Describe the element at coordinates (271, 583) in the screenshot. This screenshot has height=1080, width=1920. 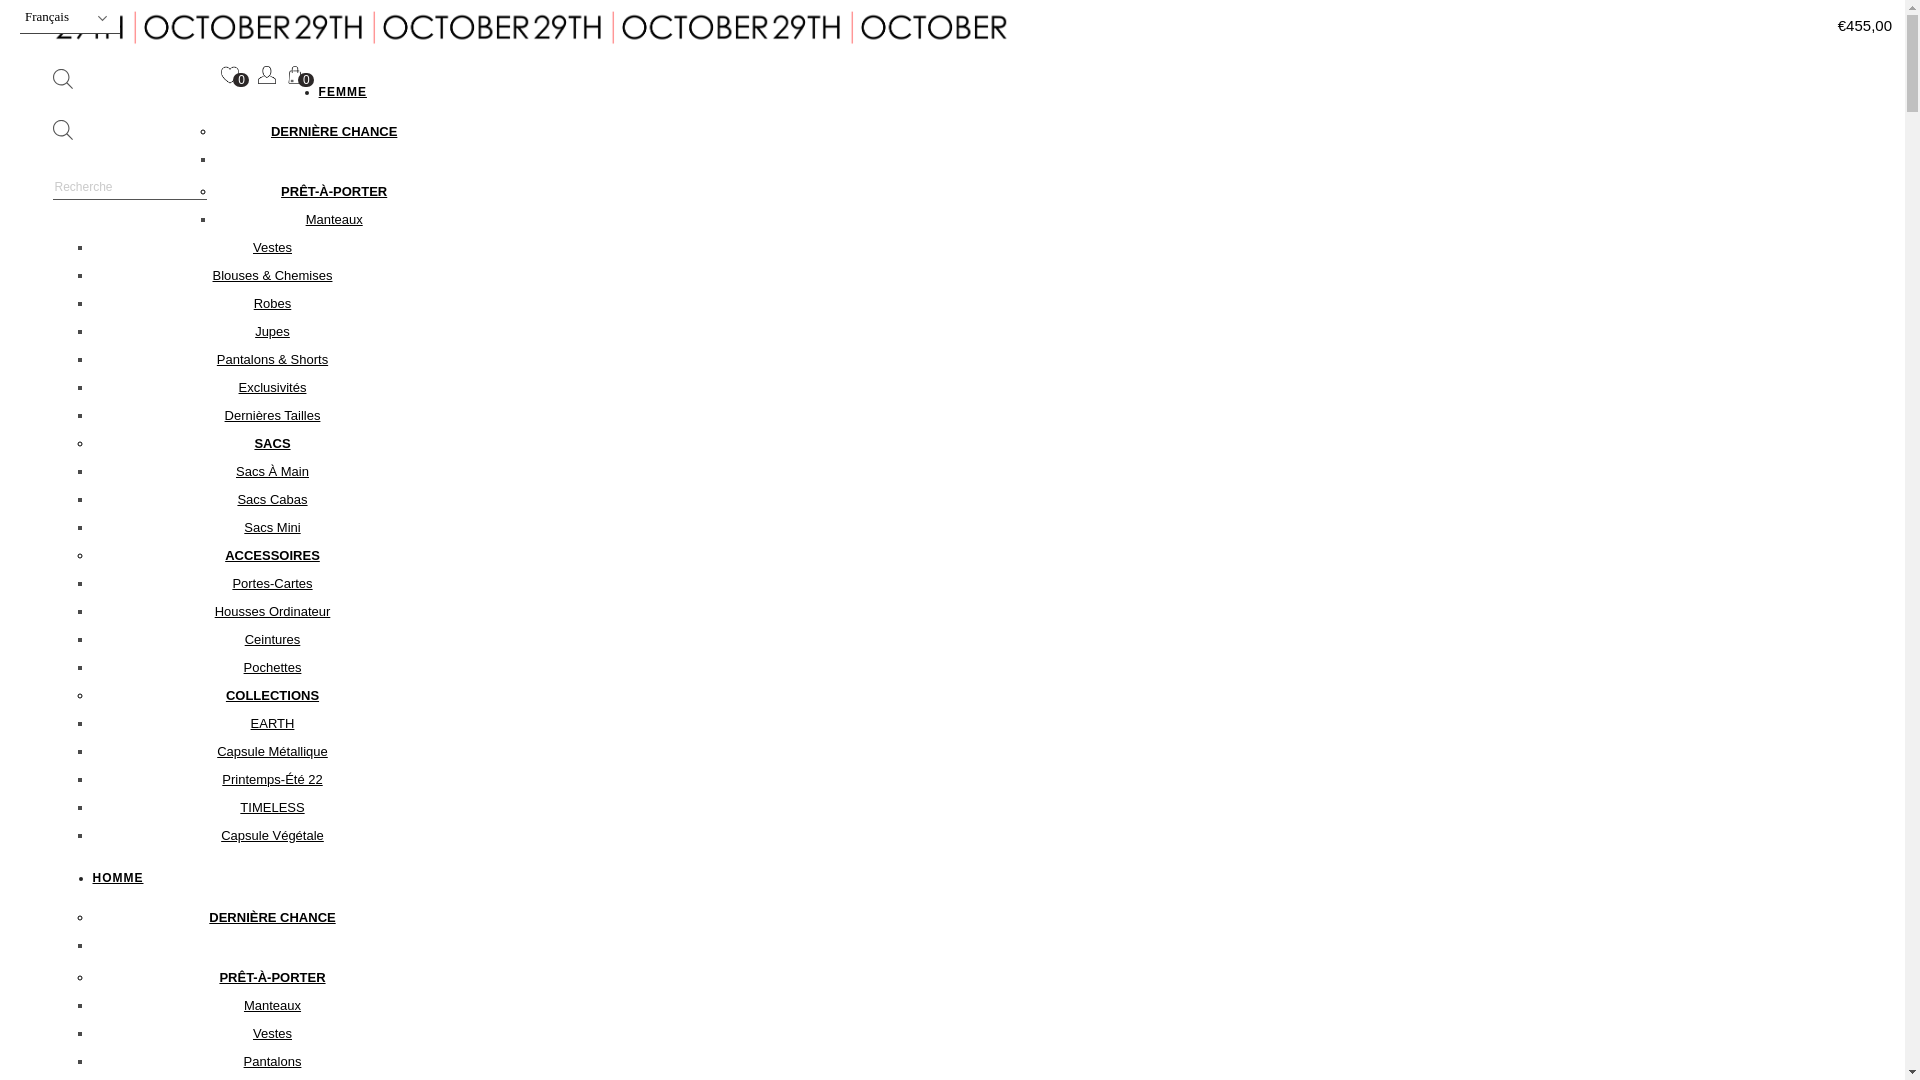
I see `'Portes-Cartes'` at that location.